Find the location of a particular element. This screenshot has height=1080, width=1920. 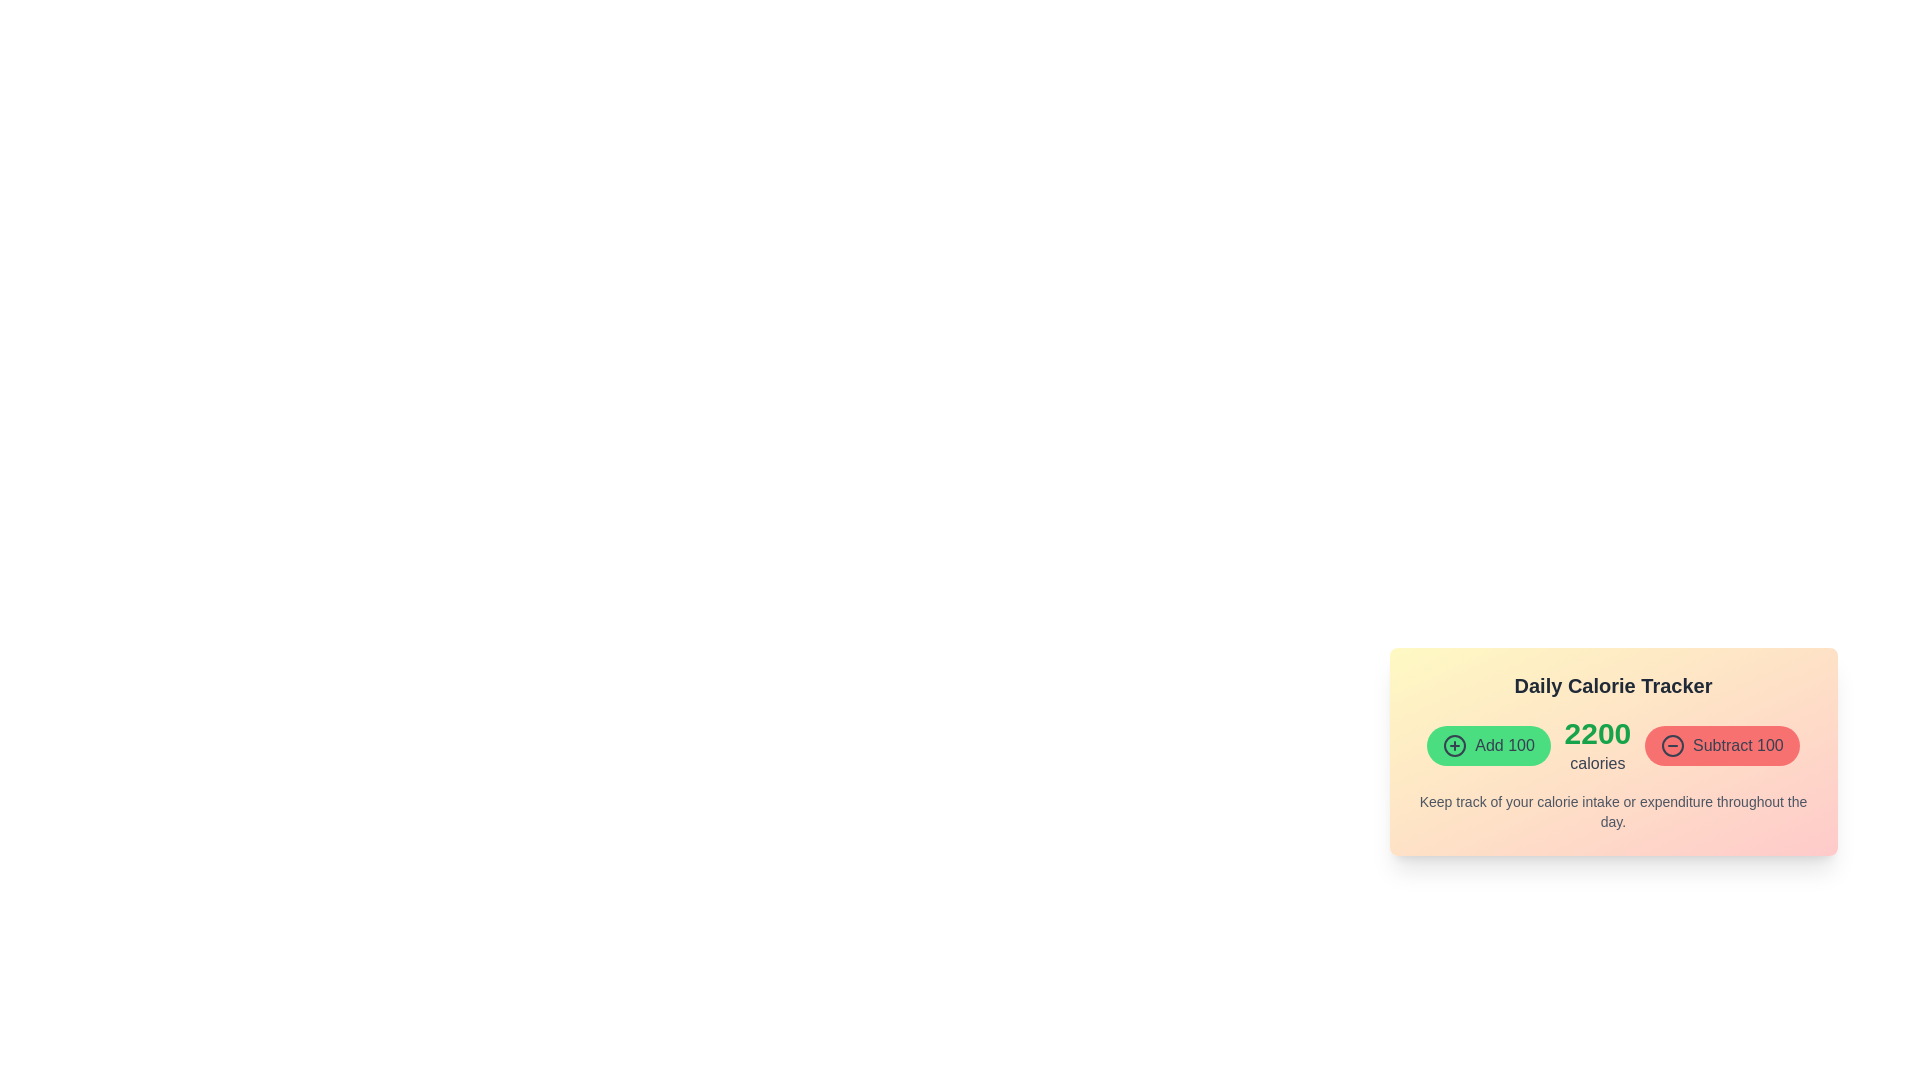

the label displaying the current calorie count ('2200 calories') located between the 'Add 100' green button and the 'Subtract 100' red button in the 'Daily Calorie Tracker' section is located at coordinates (1597, 745).